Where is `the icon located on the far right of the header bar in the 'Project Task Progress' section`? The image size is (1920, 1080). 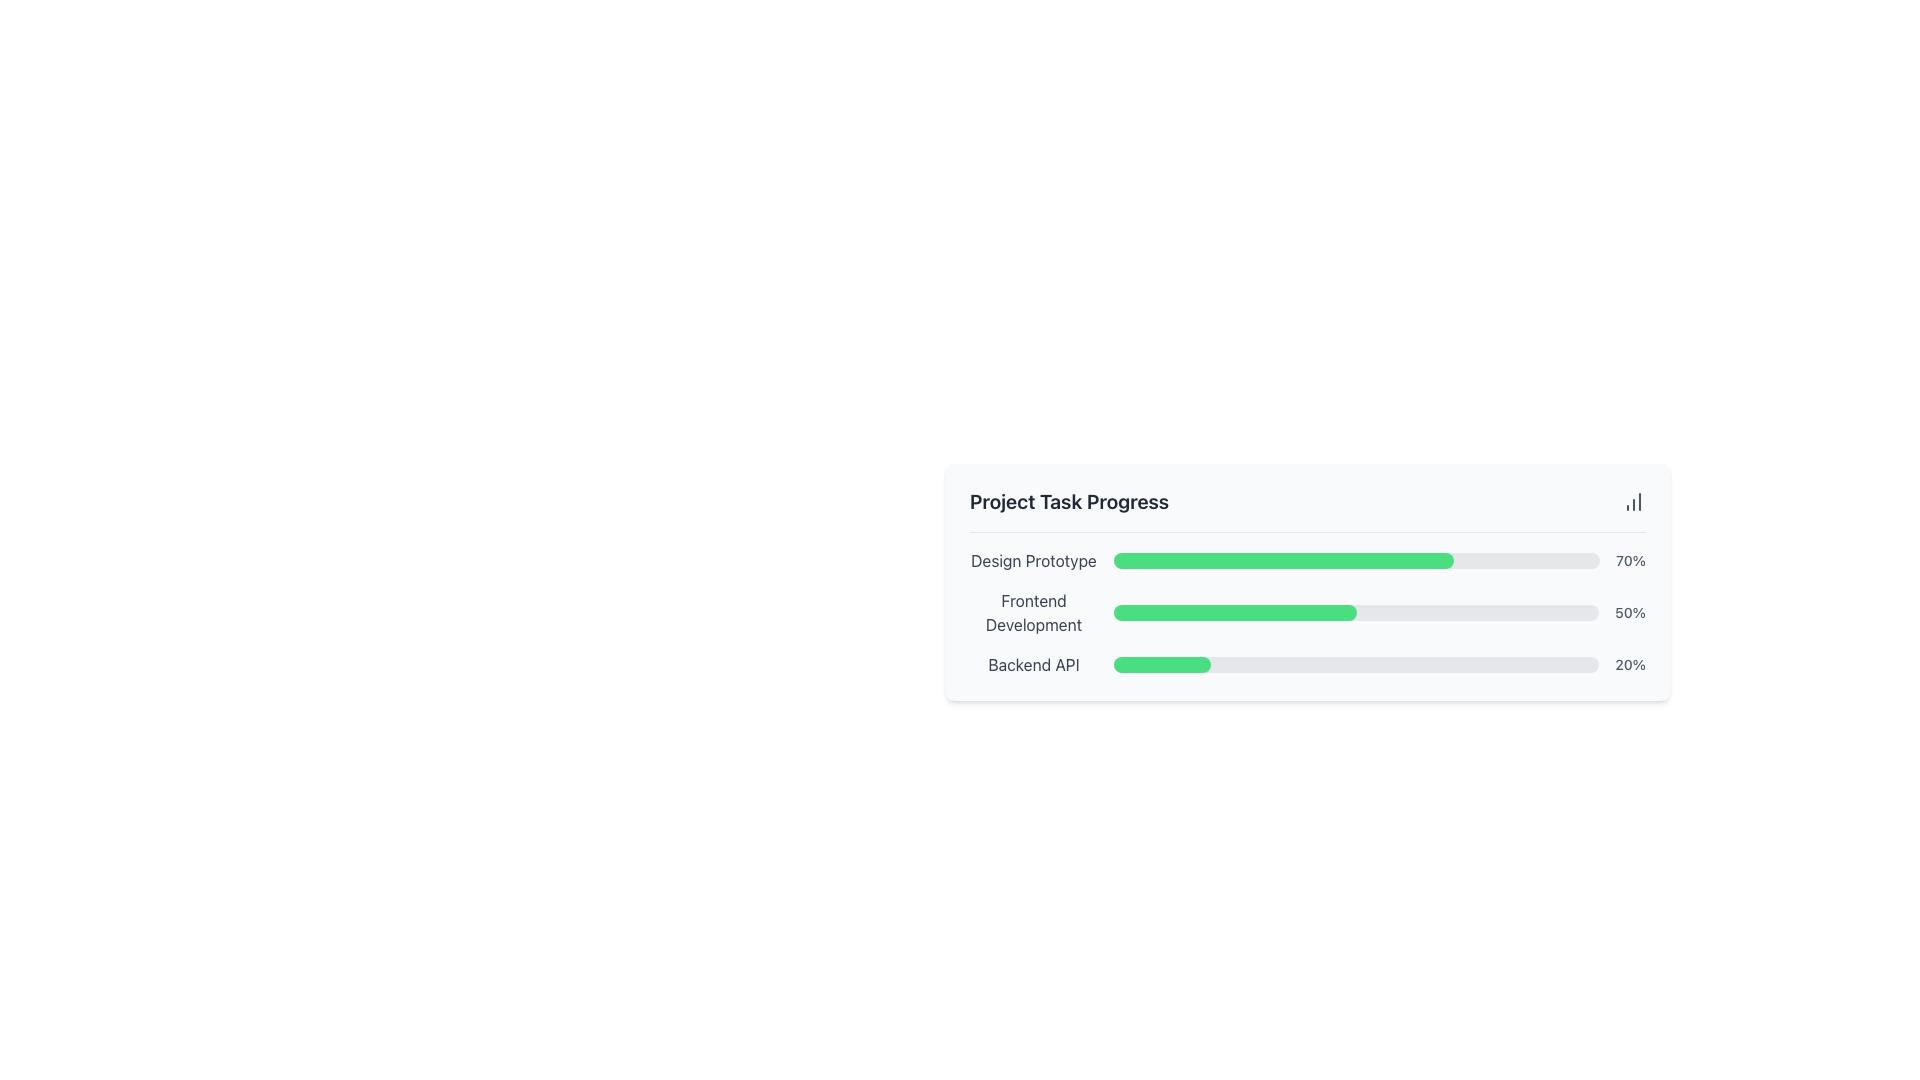
the icon located on the far right of the header bar in the 'Project Task Progress' section is located at coordinates (1633, 500).